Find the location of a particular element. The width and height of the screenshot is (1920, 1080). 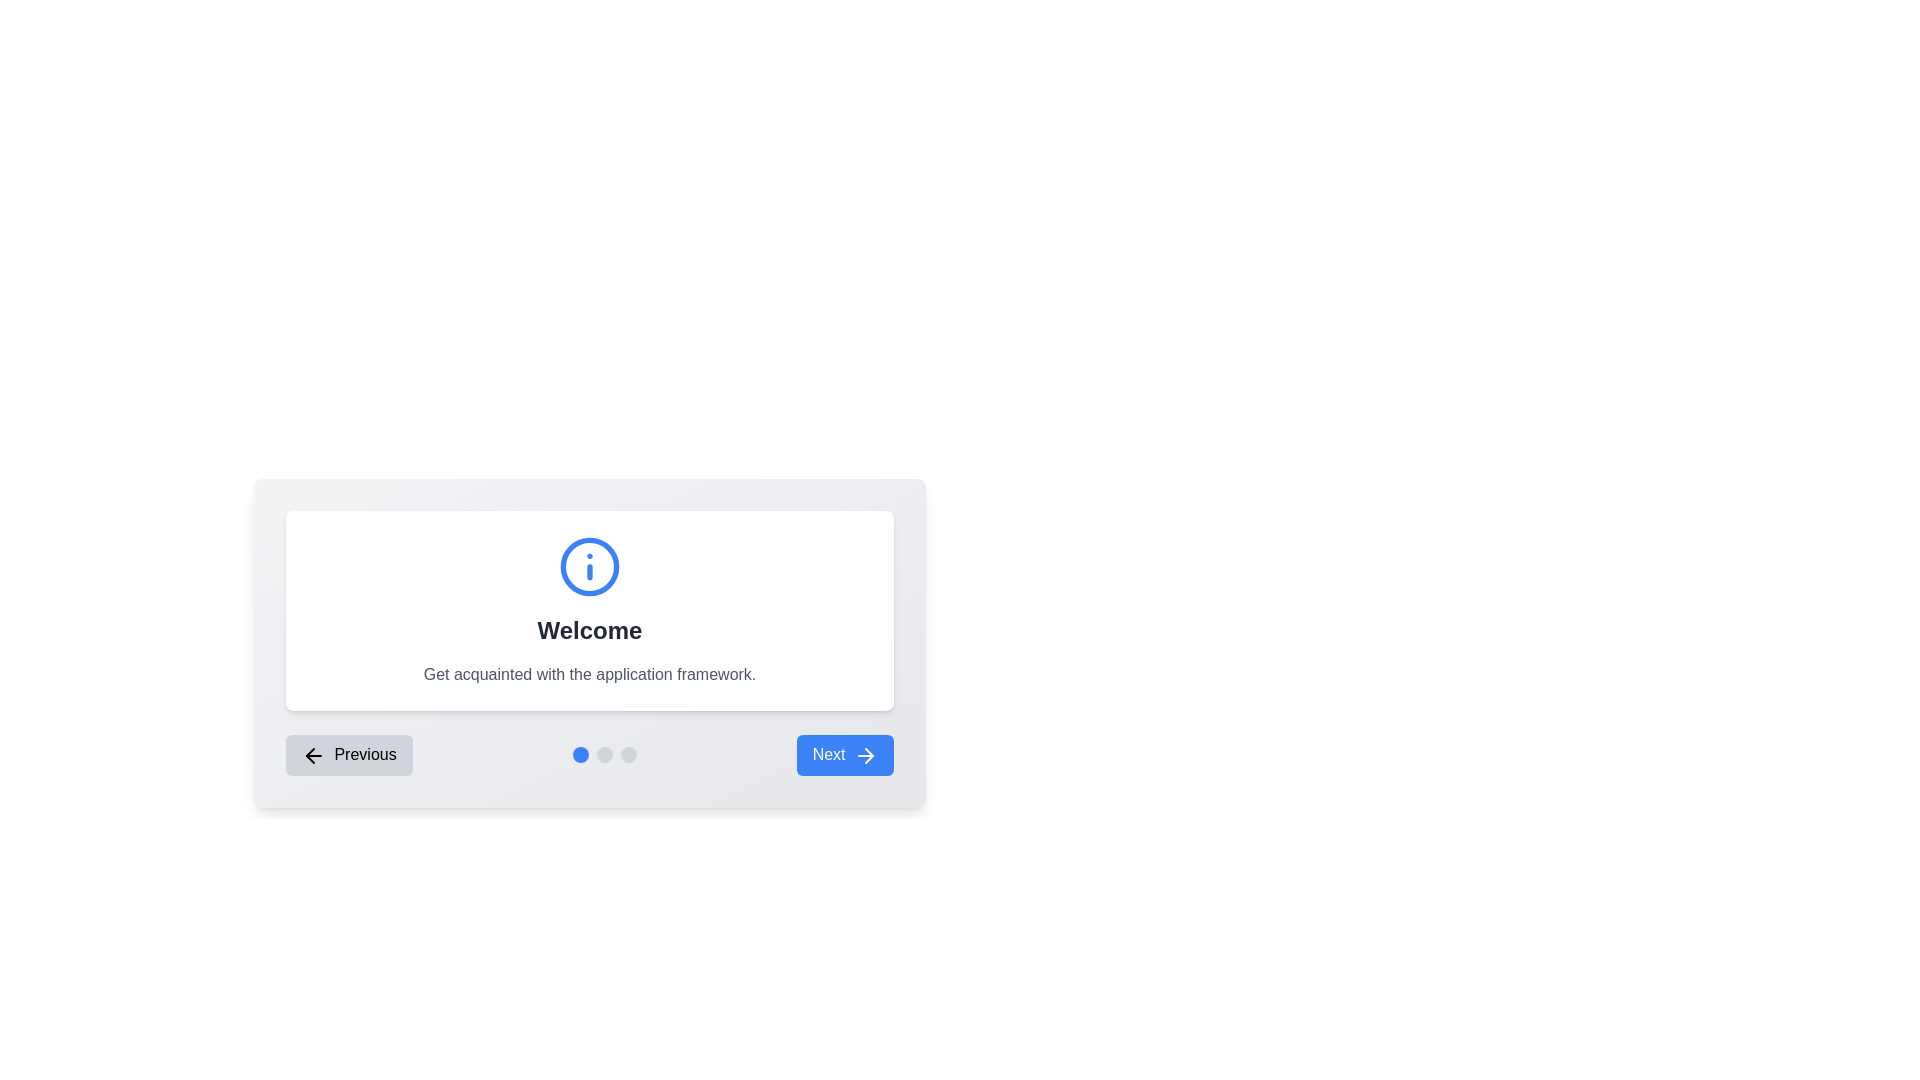

the 'Previous' button is located at coordinates (349, 755).